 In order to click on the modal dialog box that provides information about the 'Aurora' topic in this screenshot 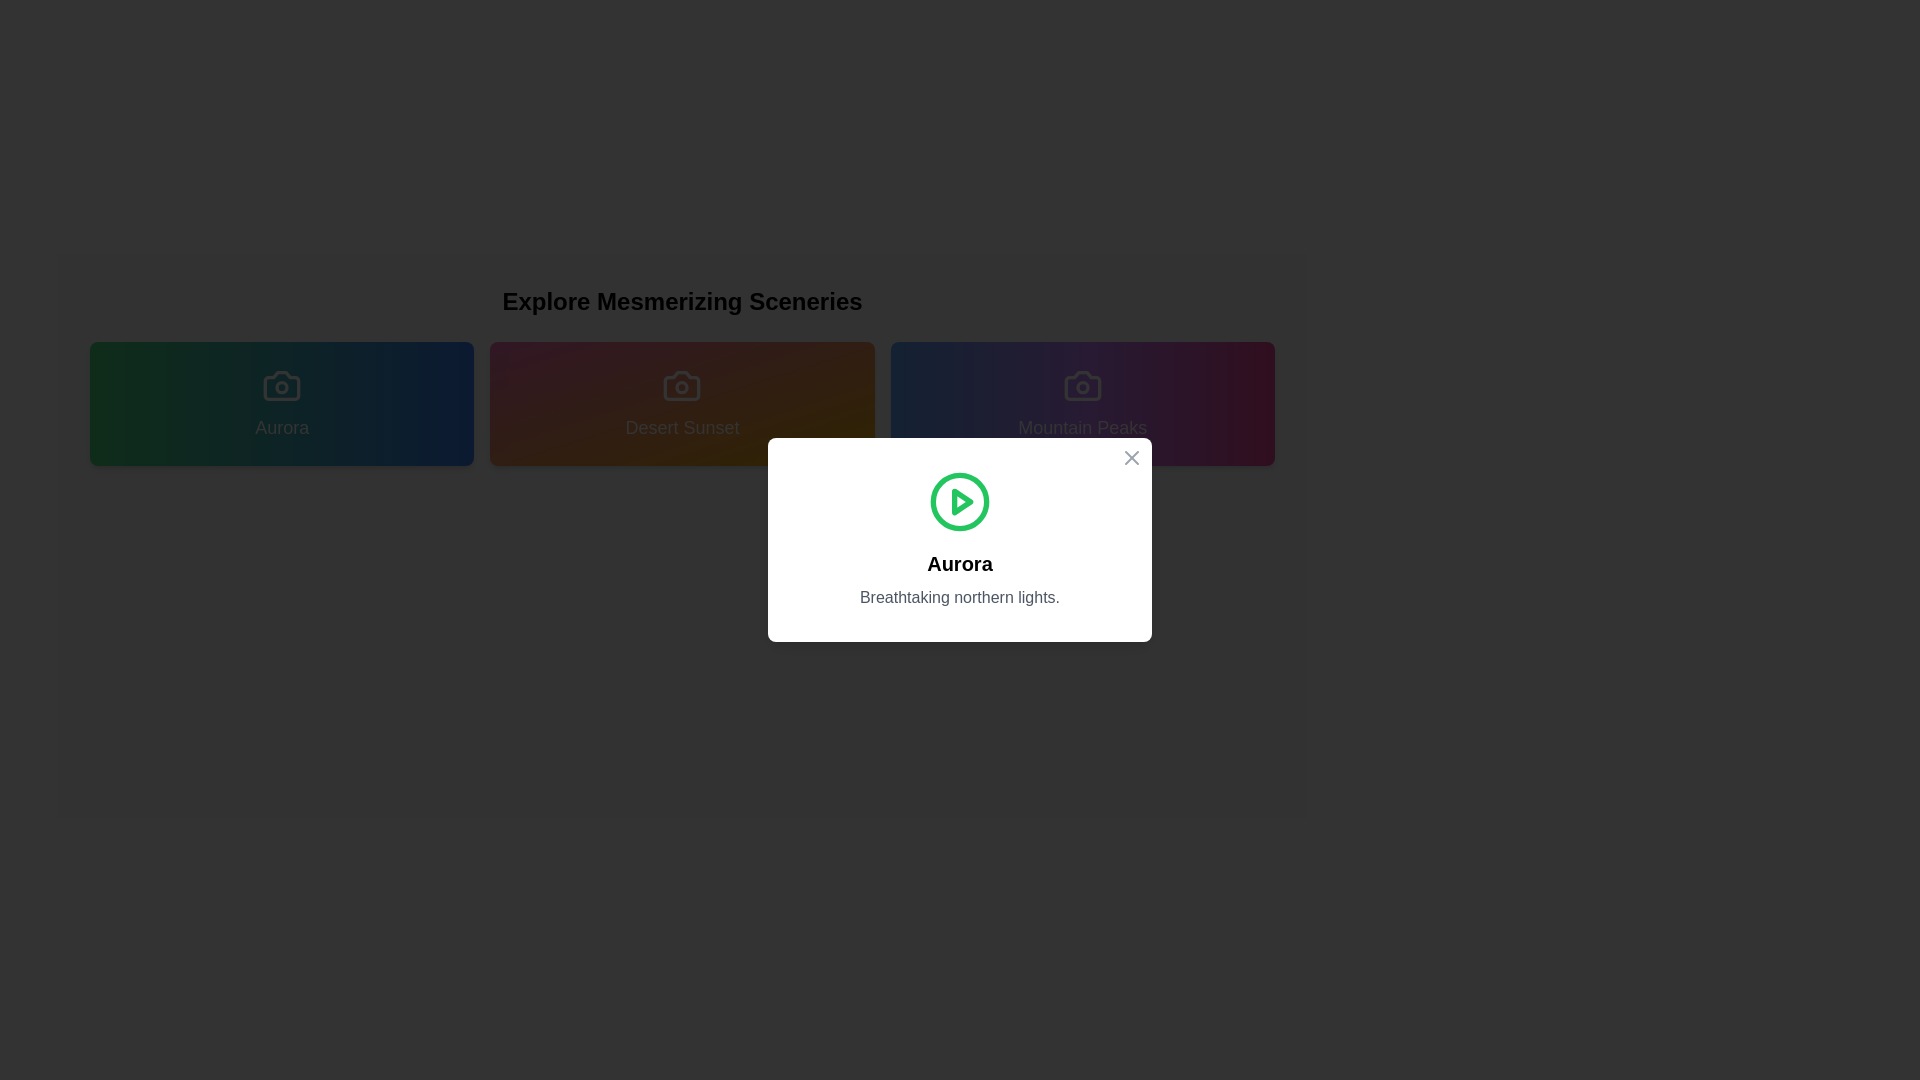, I will do `click(960, 540)`.